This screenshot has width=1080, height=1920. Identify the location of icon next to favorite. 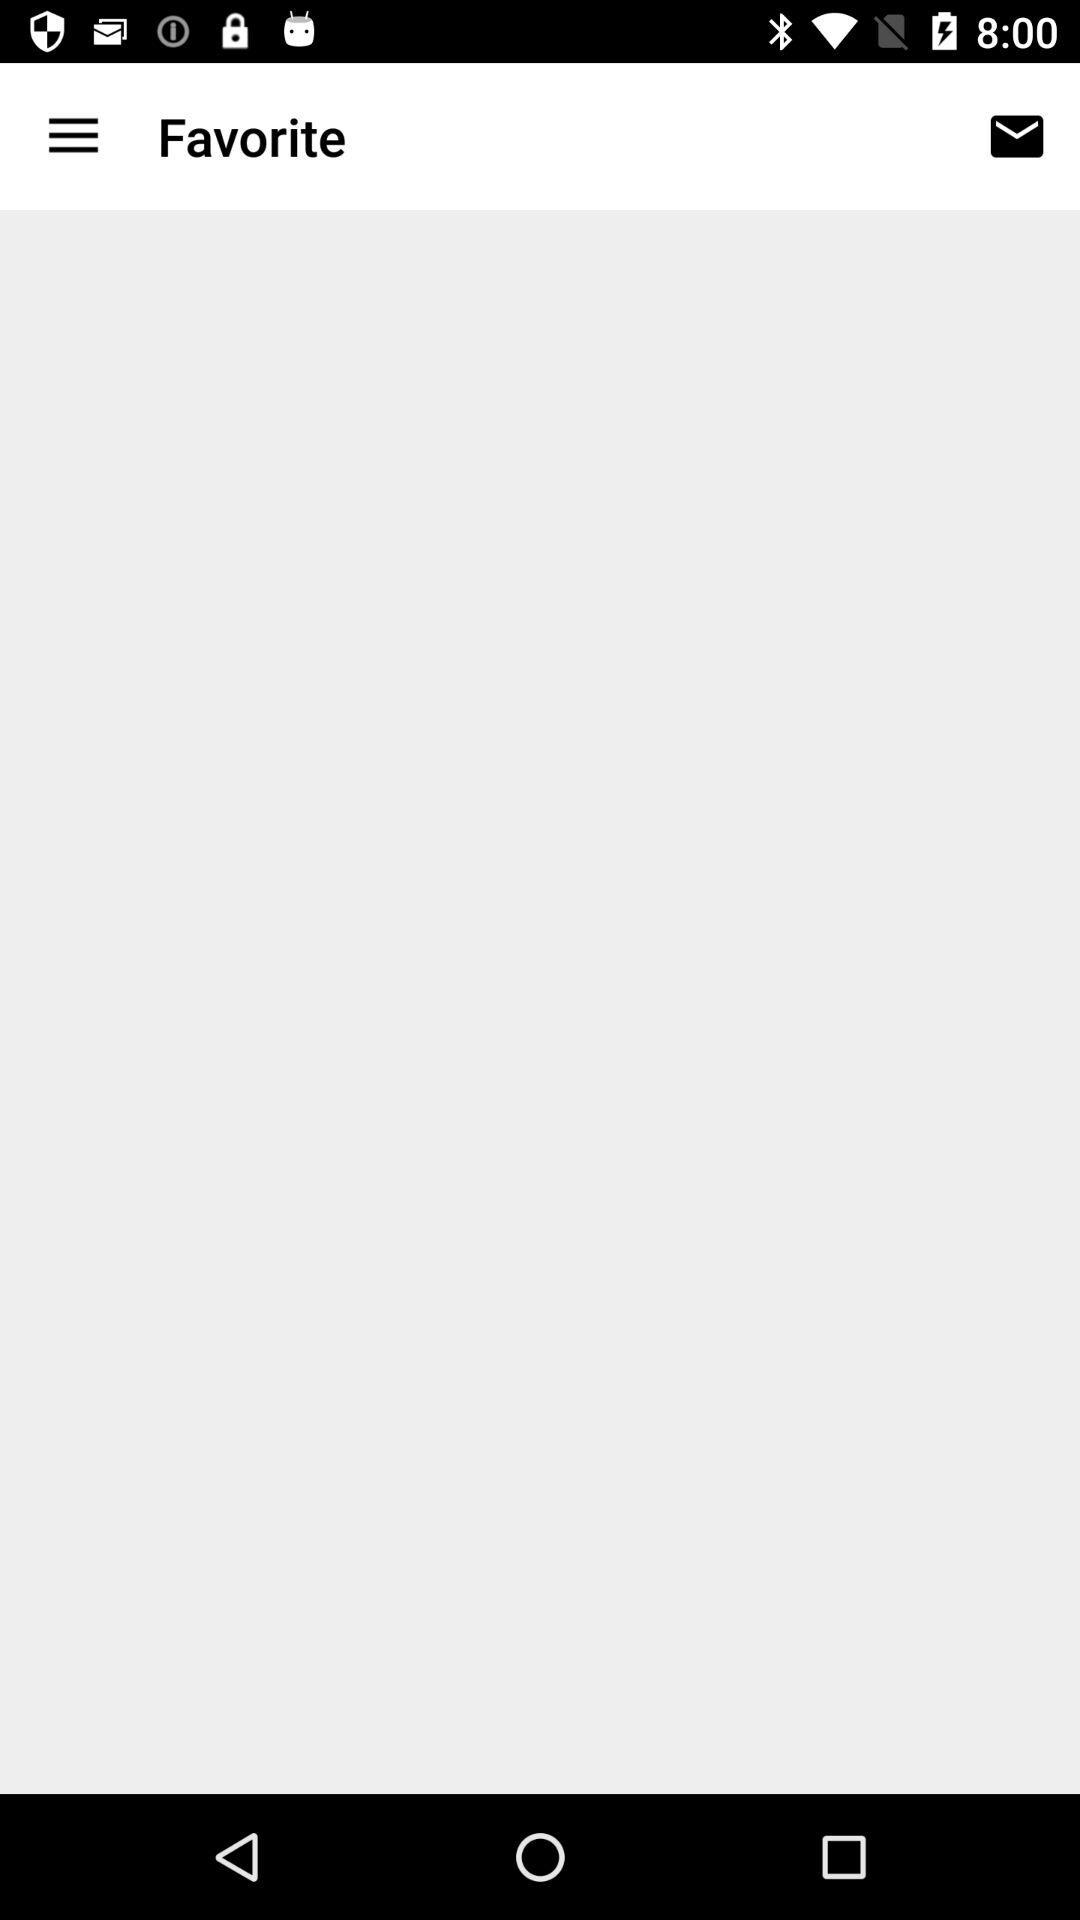
(1017, 135).